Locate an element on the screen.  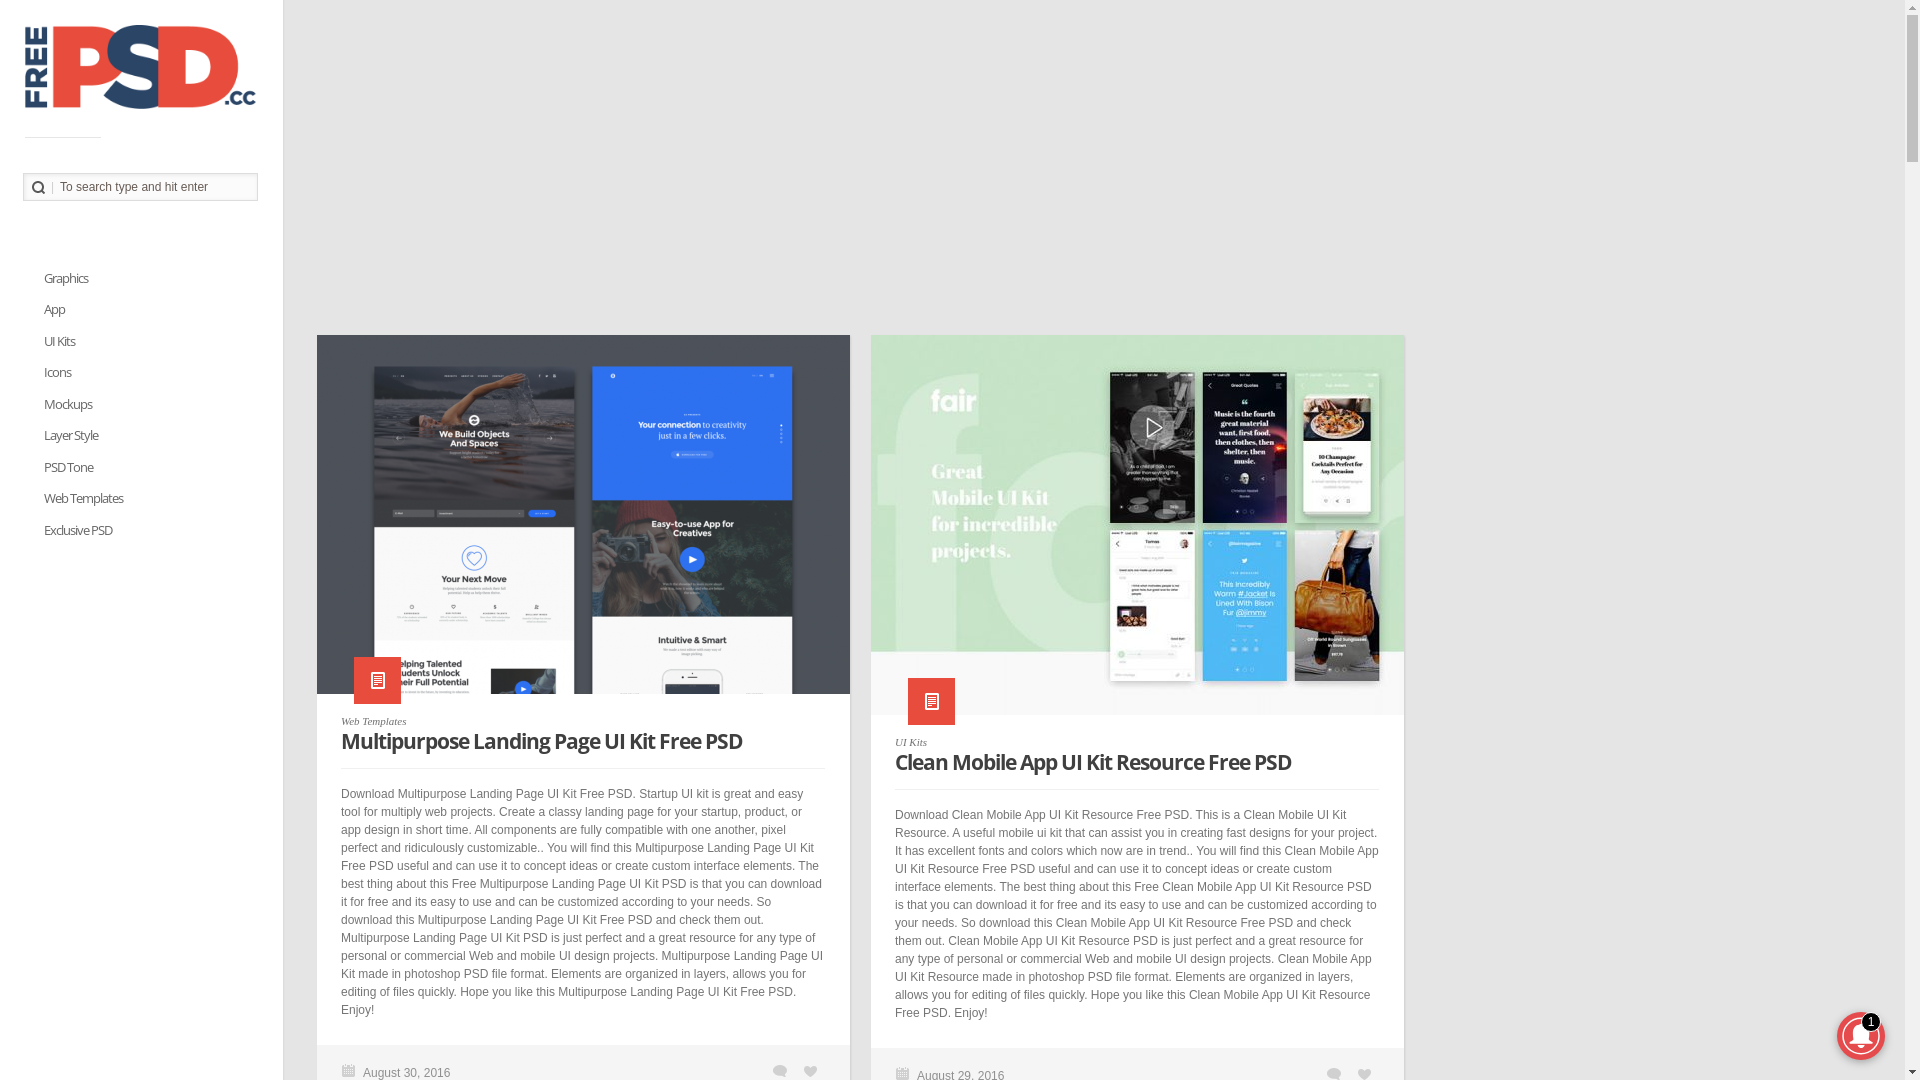
'Layer Style' is located at coordinates (71, 434).